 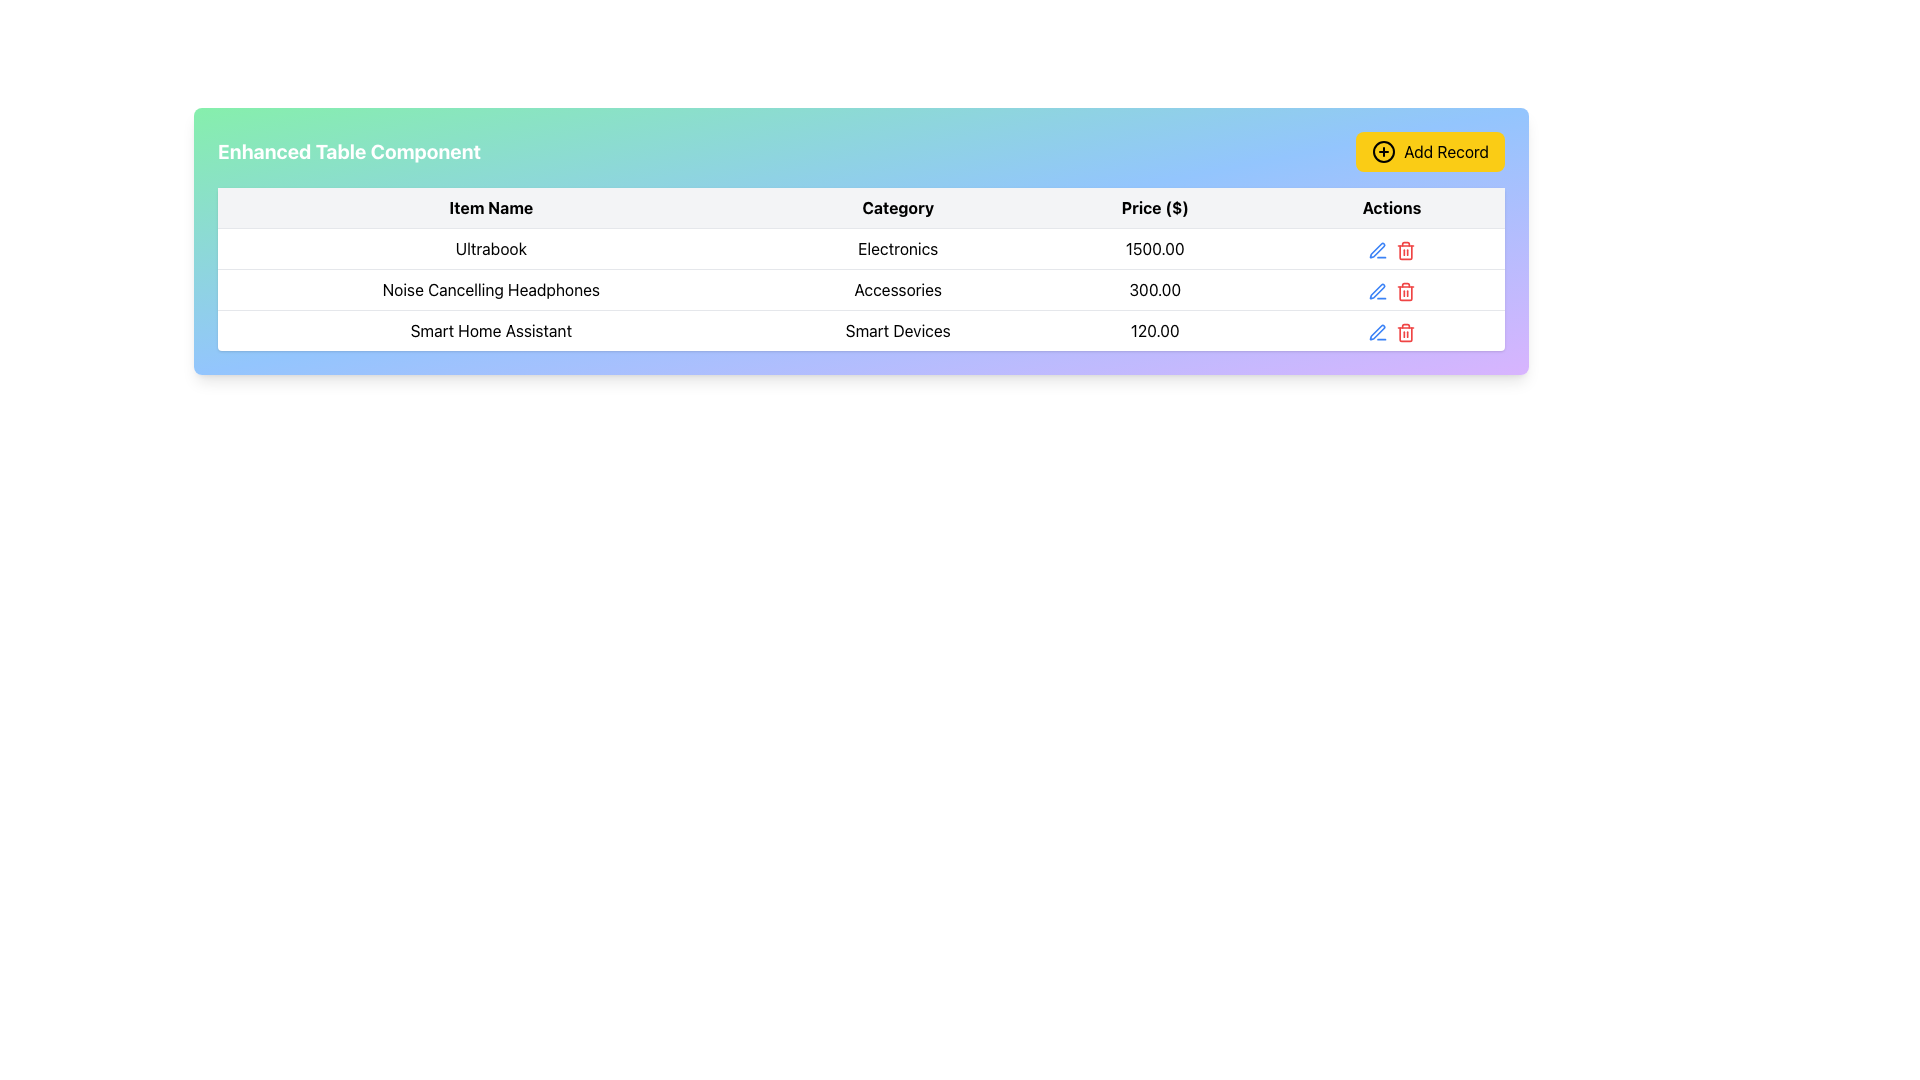 What do you see at coordinates (1376, 291) in the screenshot?
I see `the SVG icon representing the edit action, which appears as a vector graphic resembling a pen or pencil located in the Actions column of the second row in the table` at bounding box center [1376, 291].